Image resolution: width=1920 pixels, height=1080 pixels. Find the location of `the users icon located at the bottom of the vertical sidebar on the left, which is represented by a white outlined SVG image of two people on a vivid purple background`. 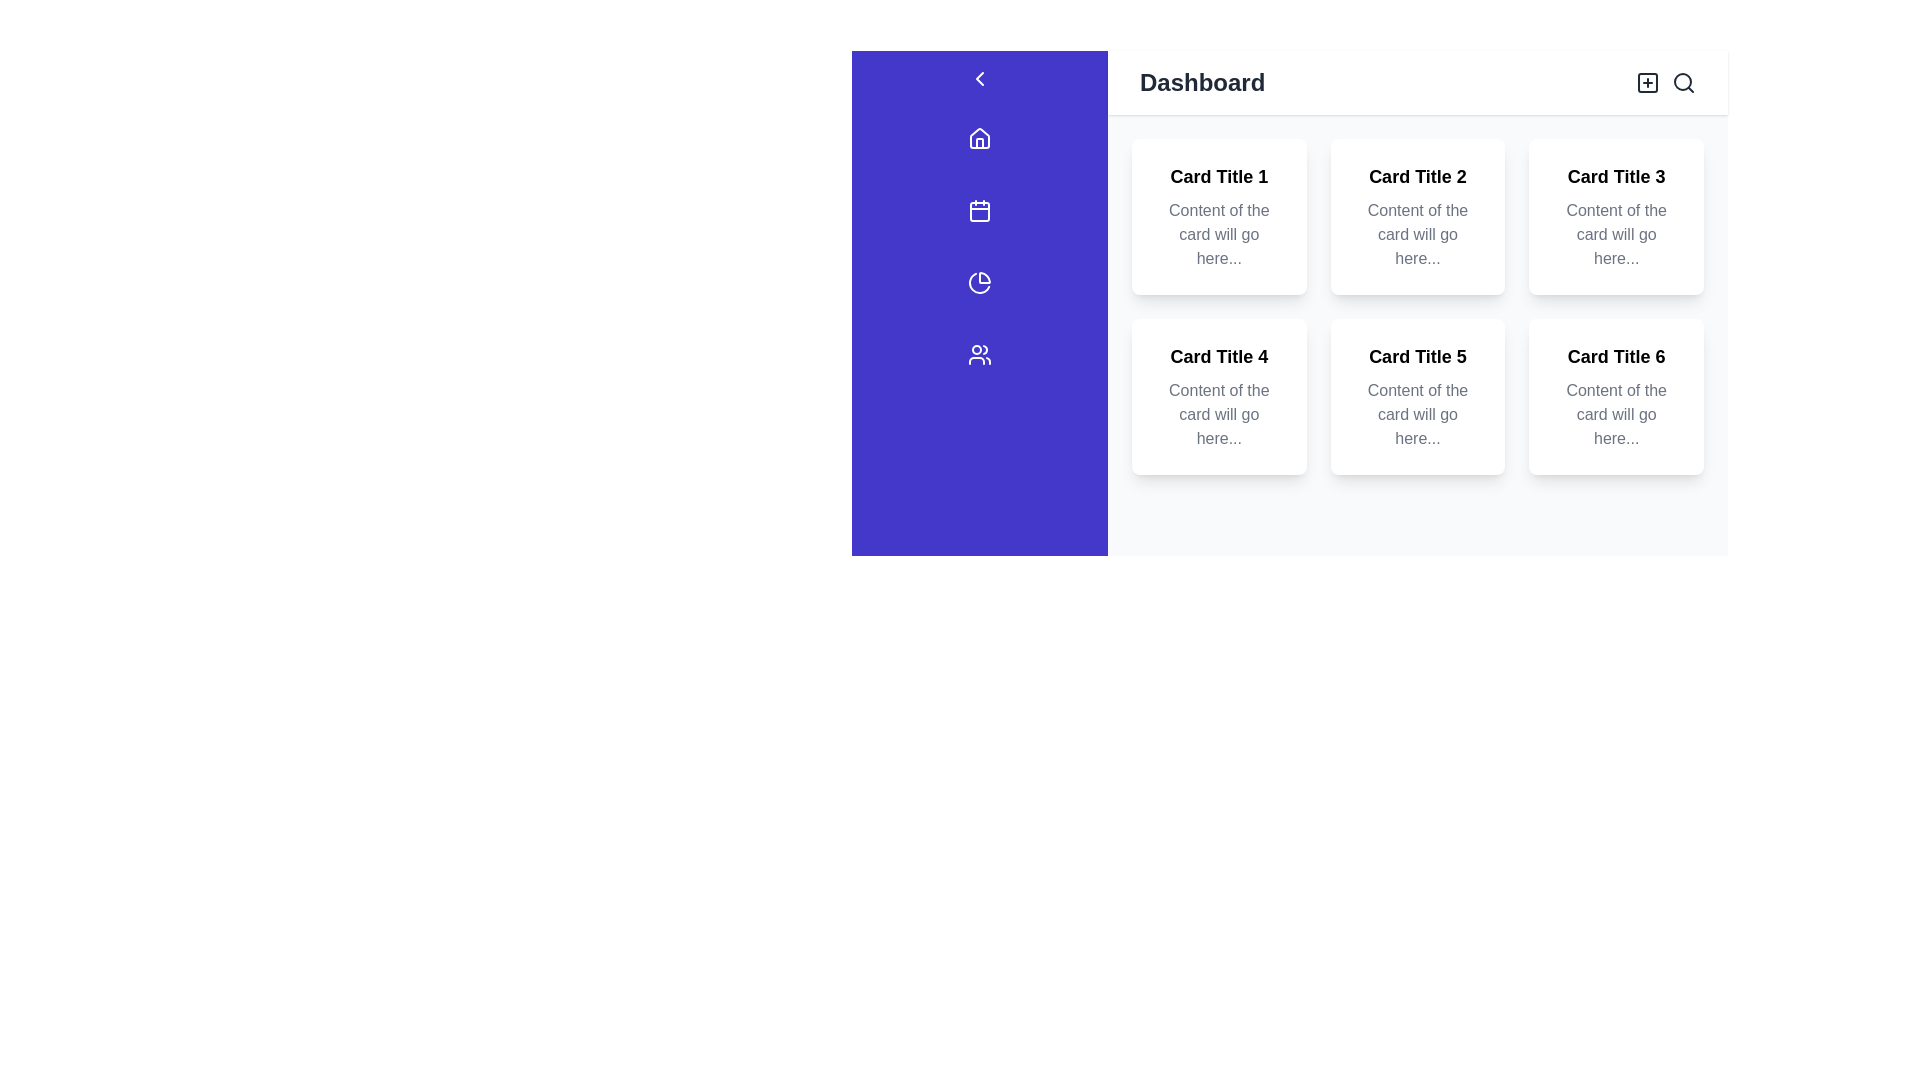

the users icon located at the bottom of the vertical sidebar on the left, which is represented by a white outlined SVG image of two people on a vivid purple background is located at coordinates (979, 353).